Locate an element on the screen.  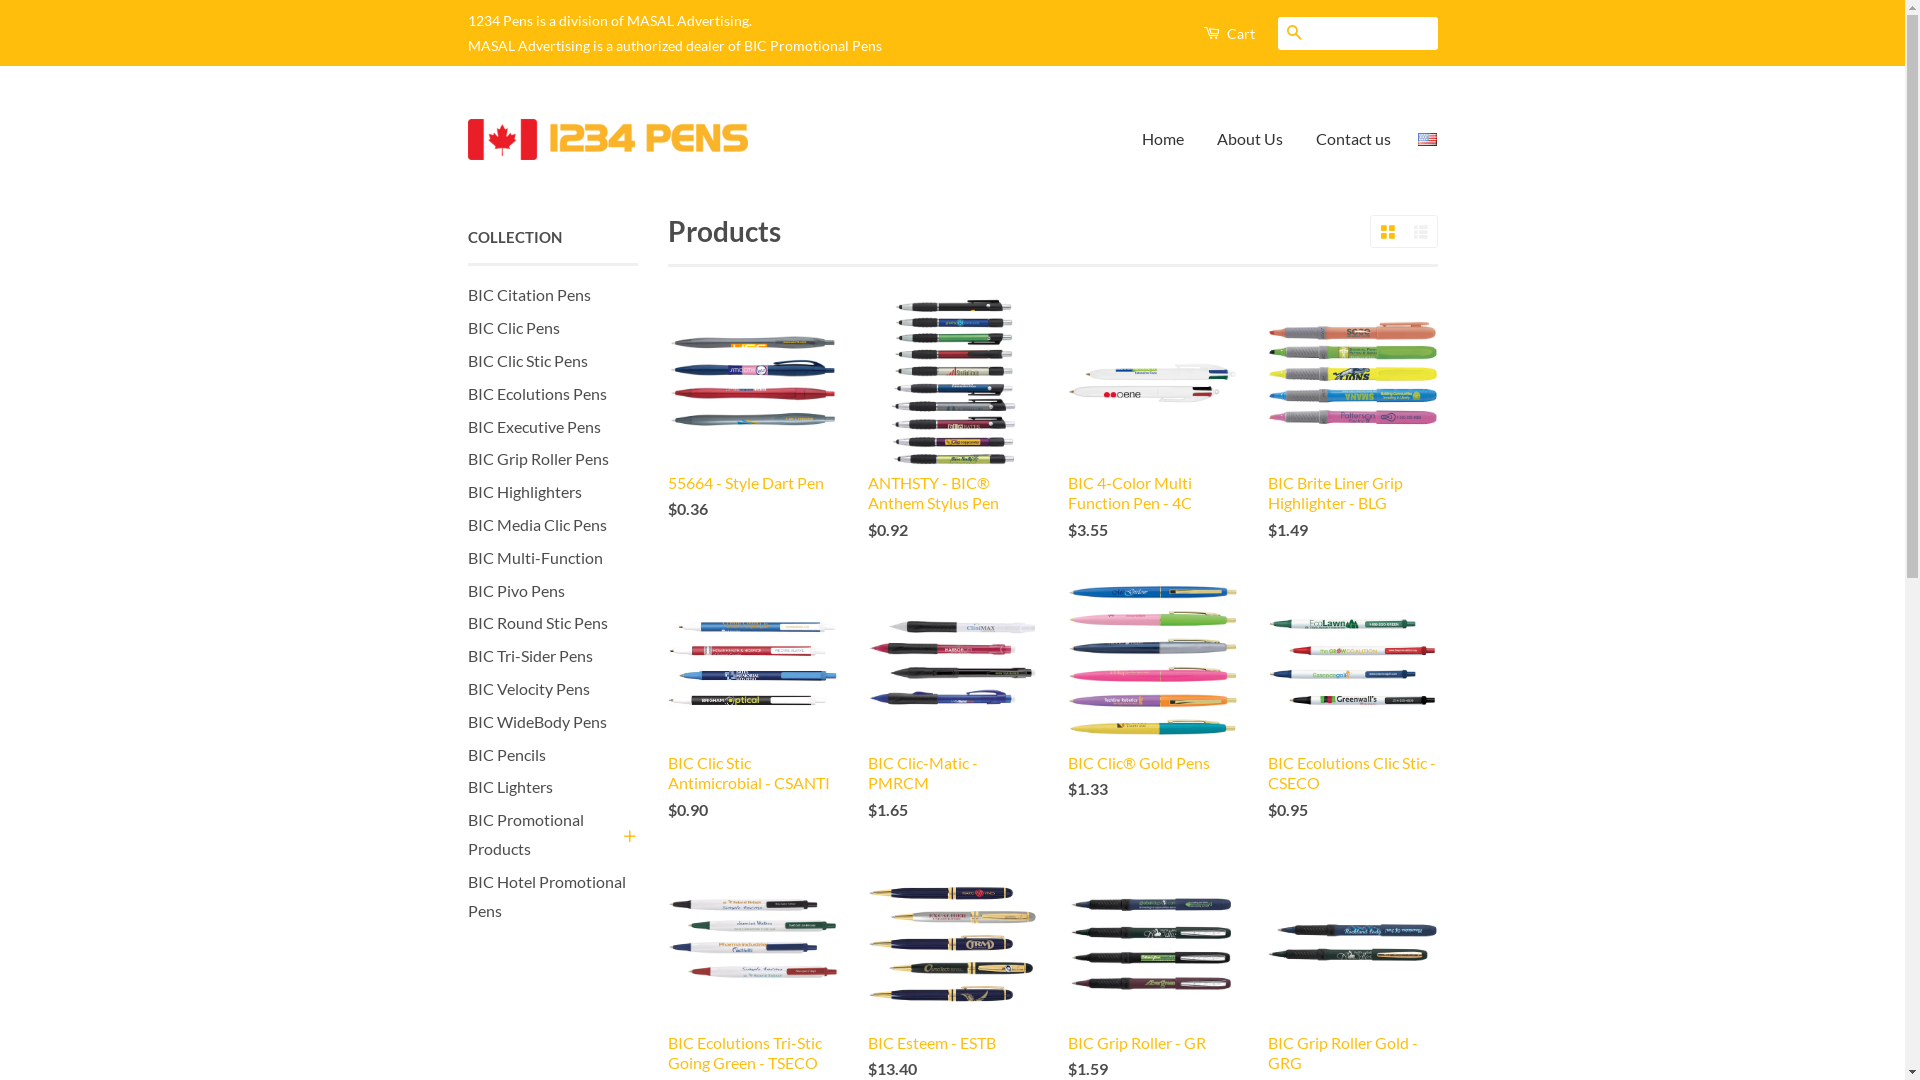
'BIC Clic Stic Pens' is located at coordinates (528, 360).